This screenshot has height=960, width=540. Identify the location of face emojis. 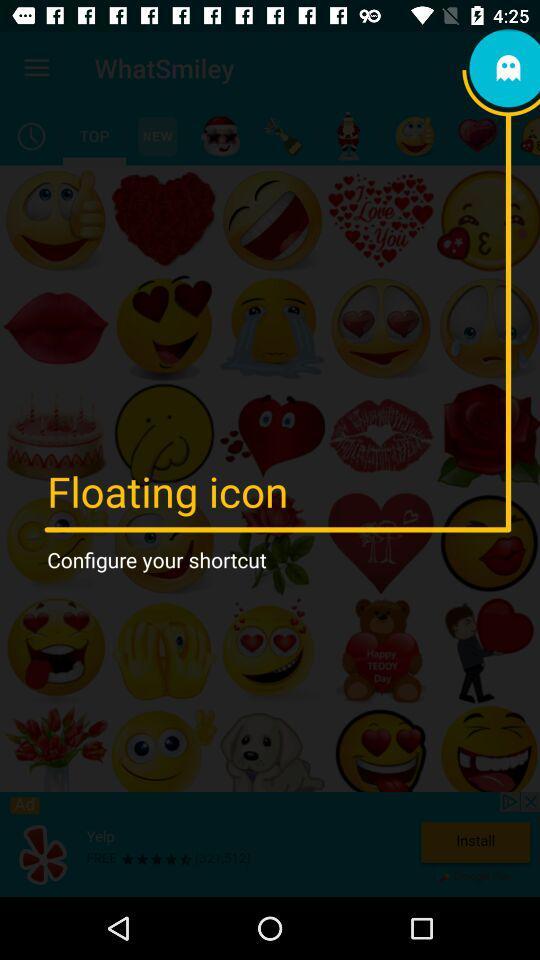
(414, 135).